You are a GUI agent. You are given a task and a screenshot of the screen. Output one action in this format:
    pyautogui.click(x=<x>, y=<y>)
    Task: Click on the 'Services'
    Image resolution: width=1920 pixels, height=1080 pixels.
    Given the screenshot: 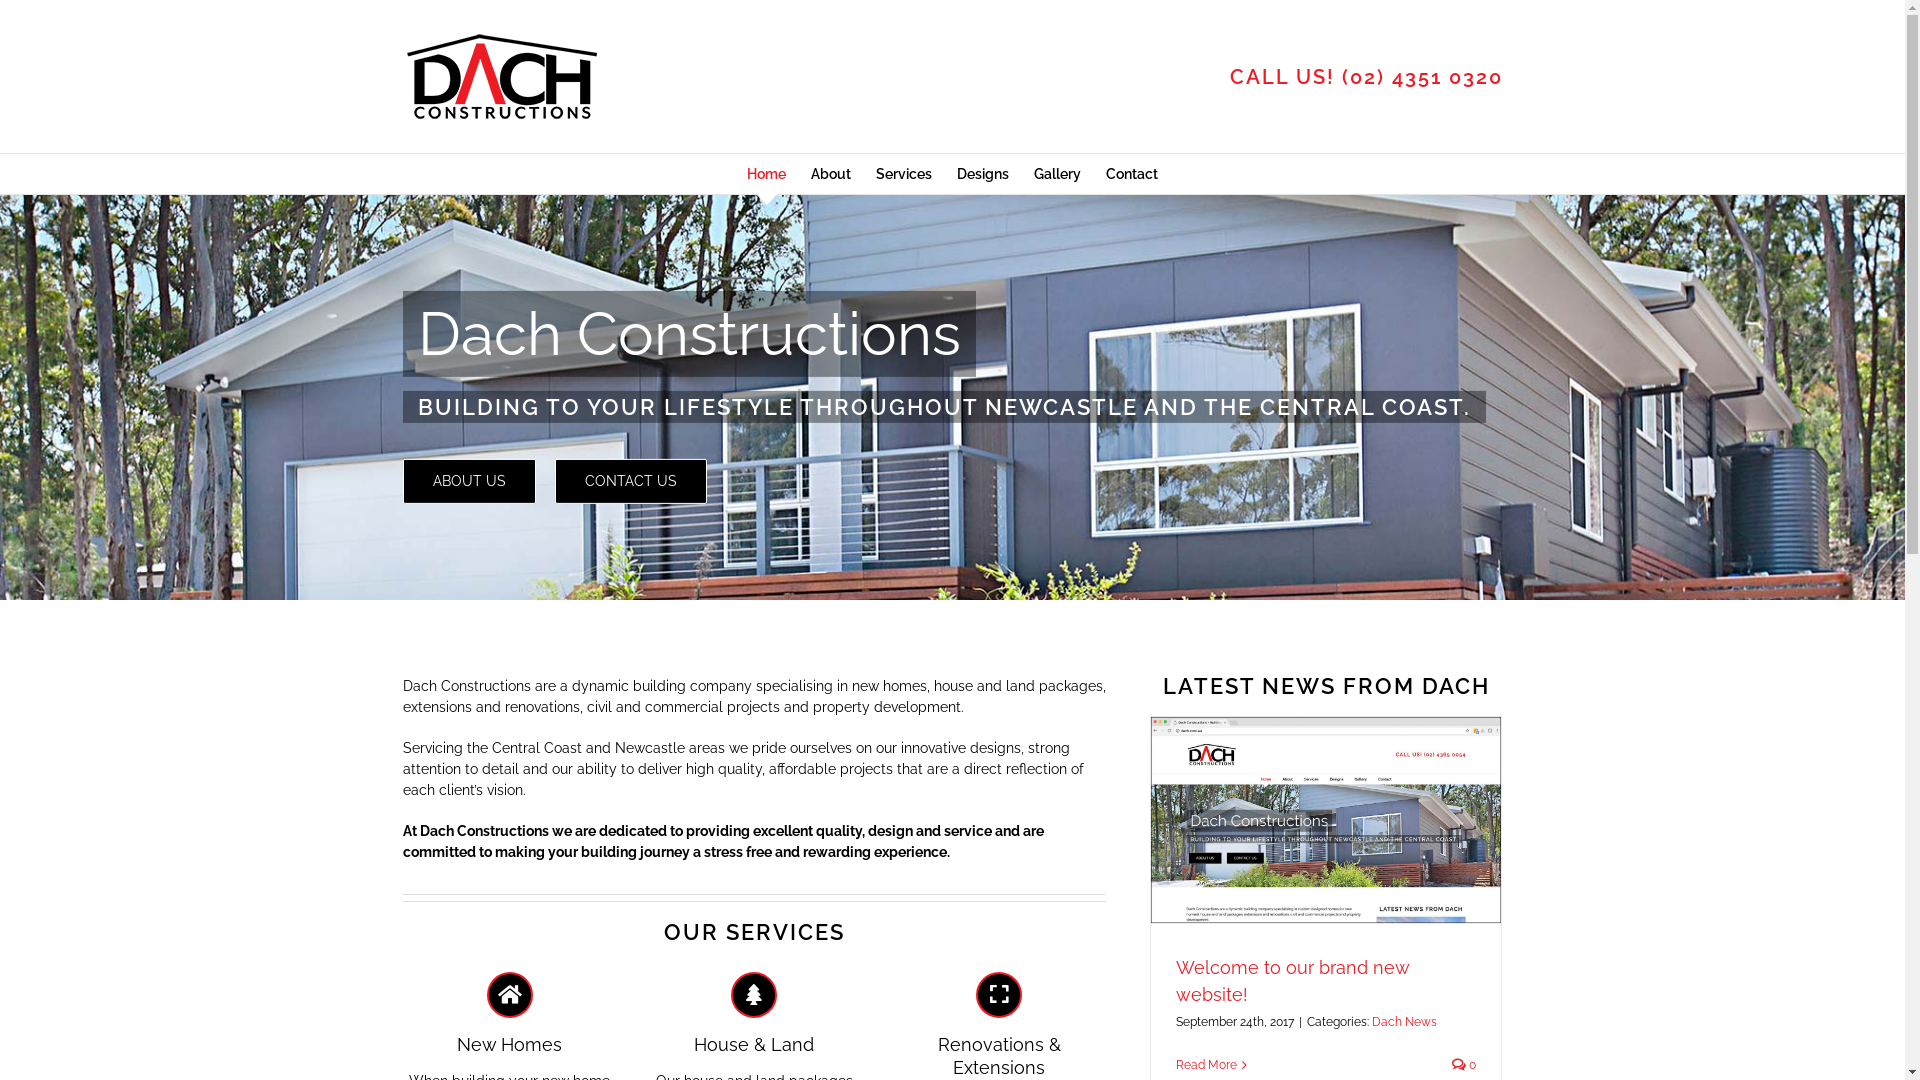 What is the action you would take?
    pyautogui.click(x=875, y=172)
    